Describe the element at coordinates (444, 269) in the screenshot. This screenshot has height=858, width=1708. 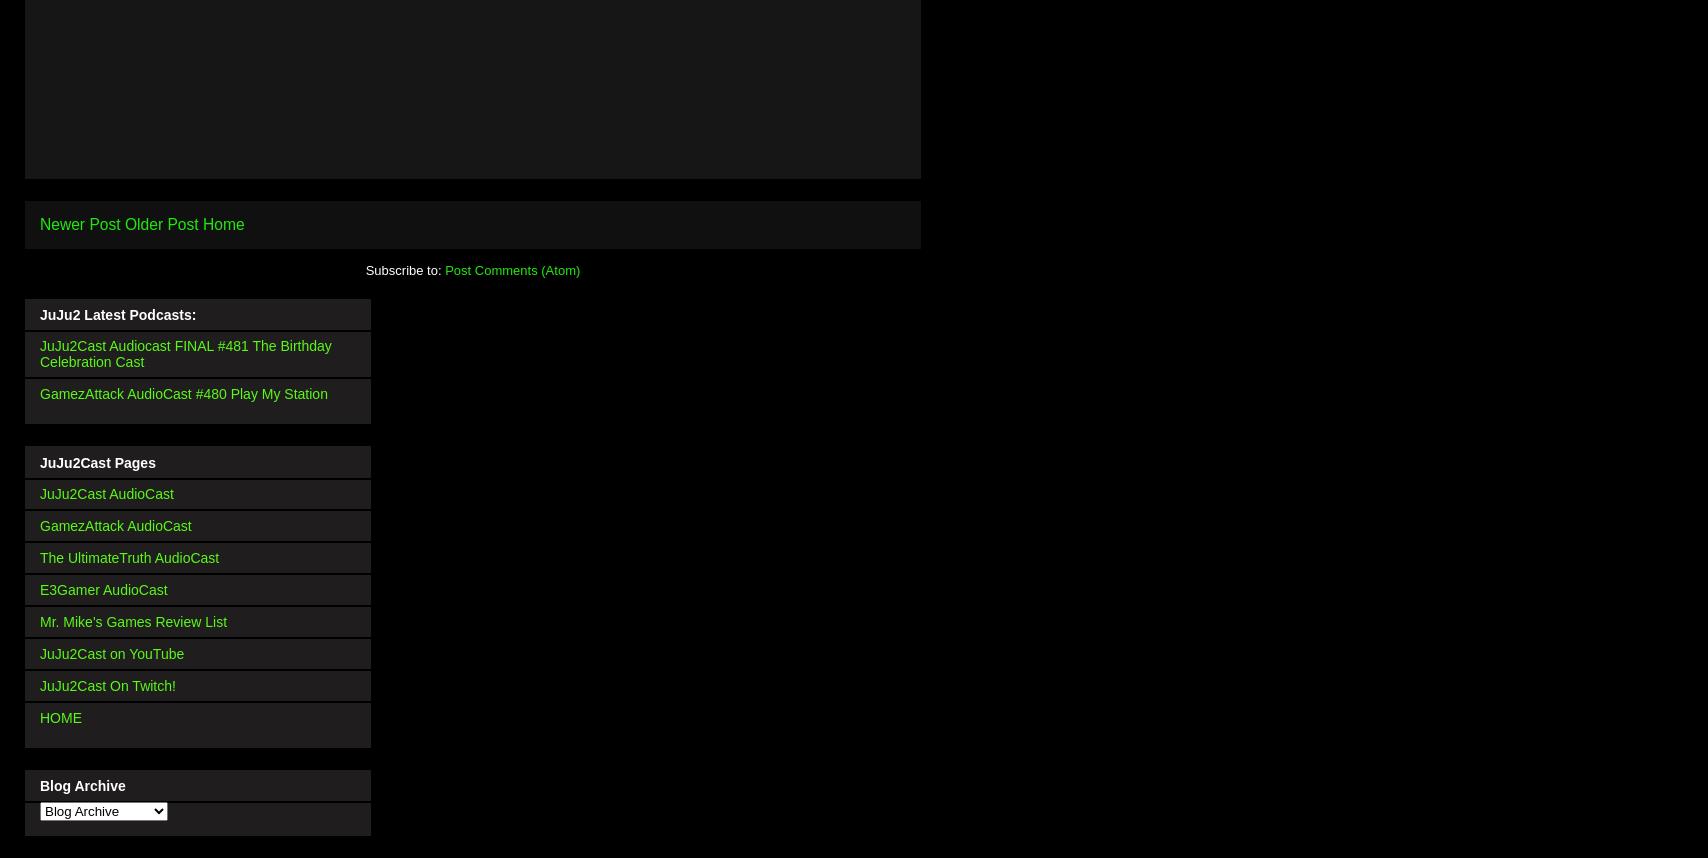
I see `'Post Comments (Atom)'` at that location.